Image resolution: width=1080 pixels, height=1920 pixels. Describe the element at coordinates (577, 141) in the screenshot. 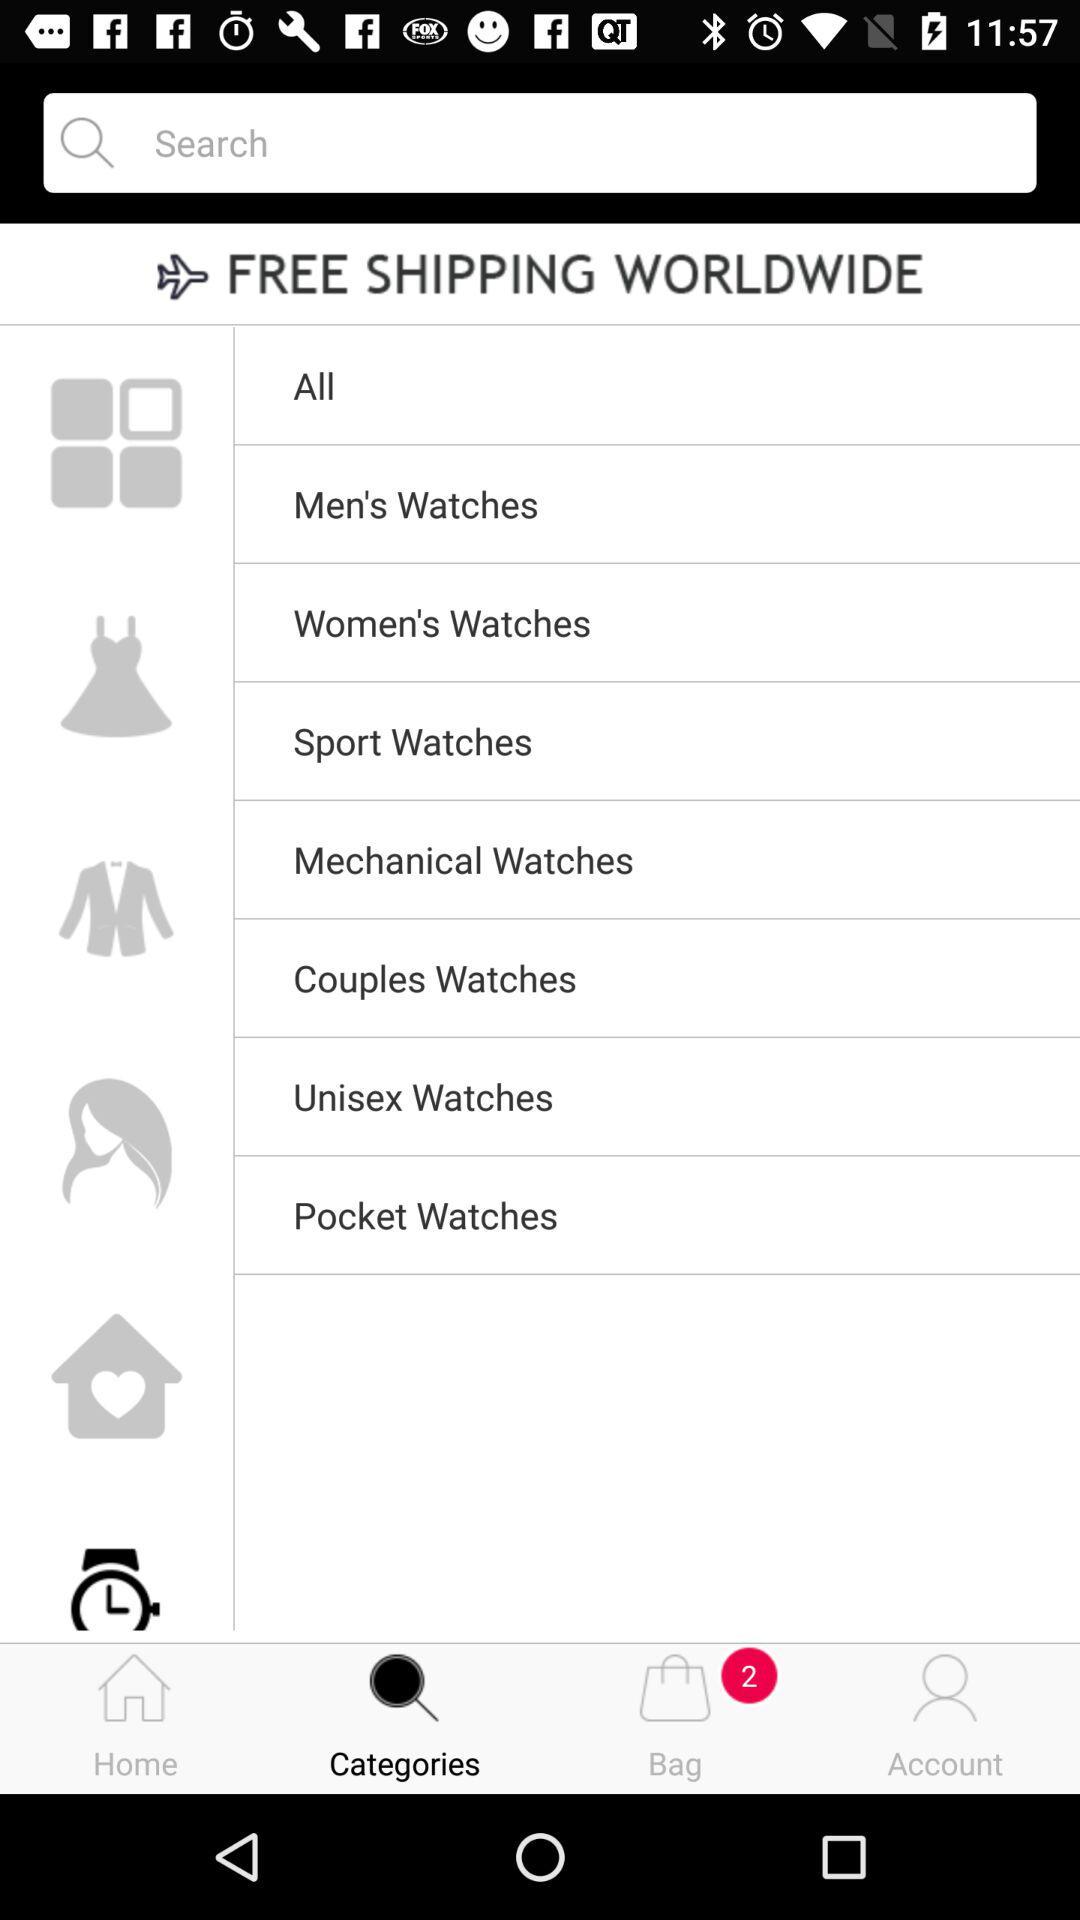

I see `search option` at that location.